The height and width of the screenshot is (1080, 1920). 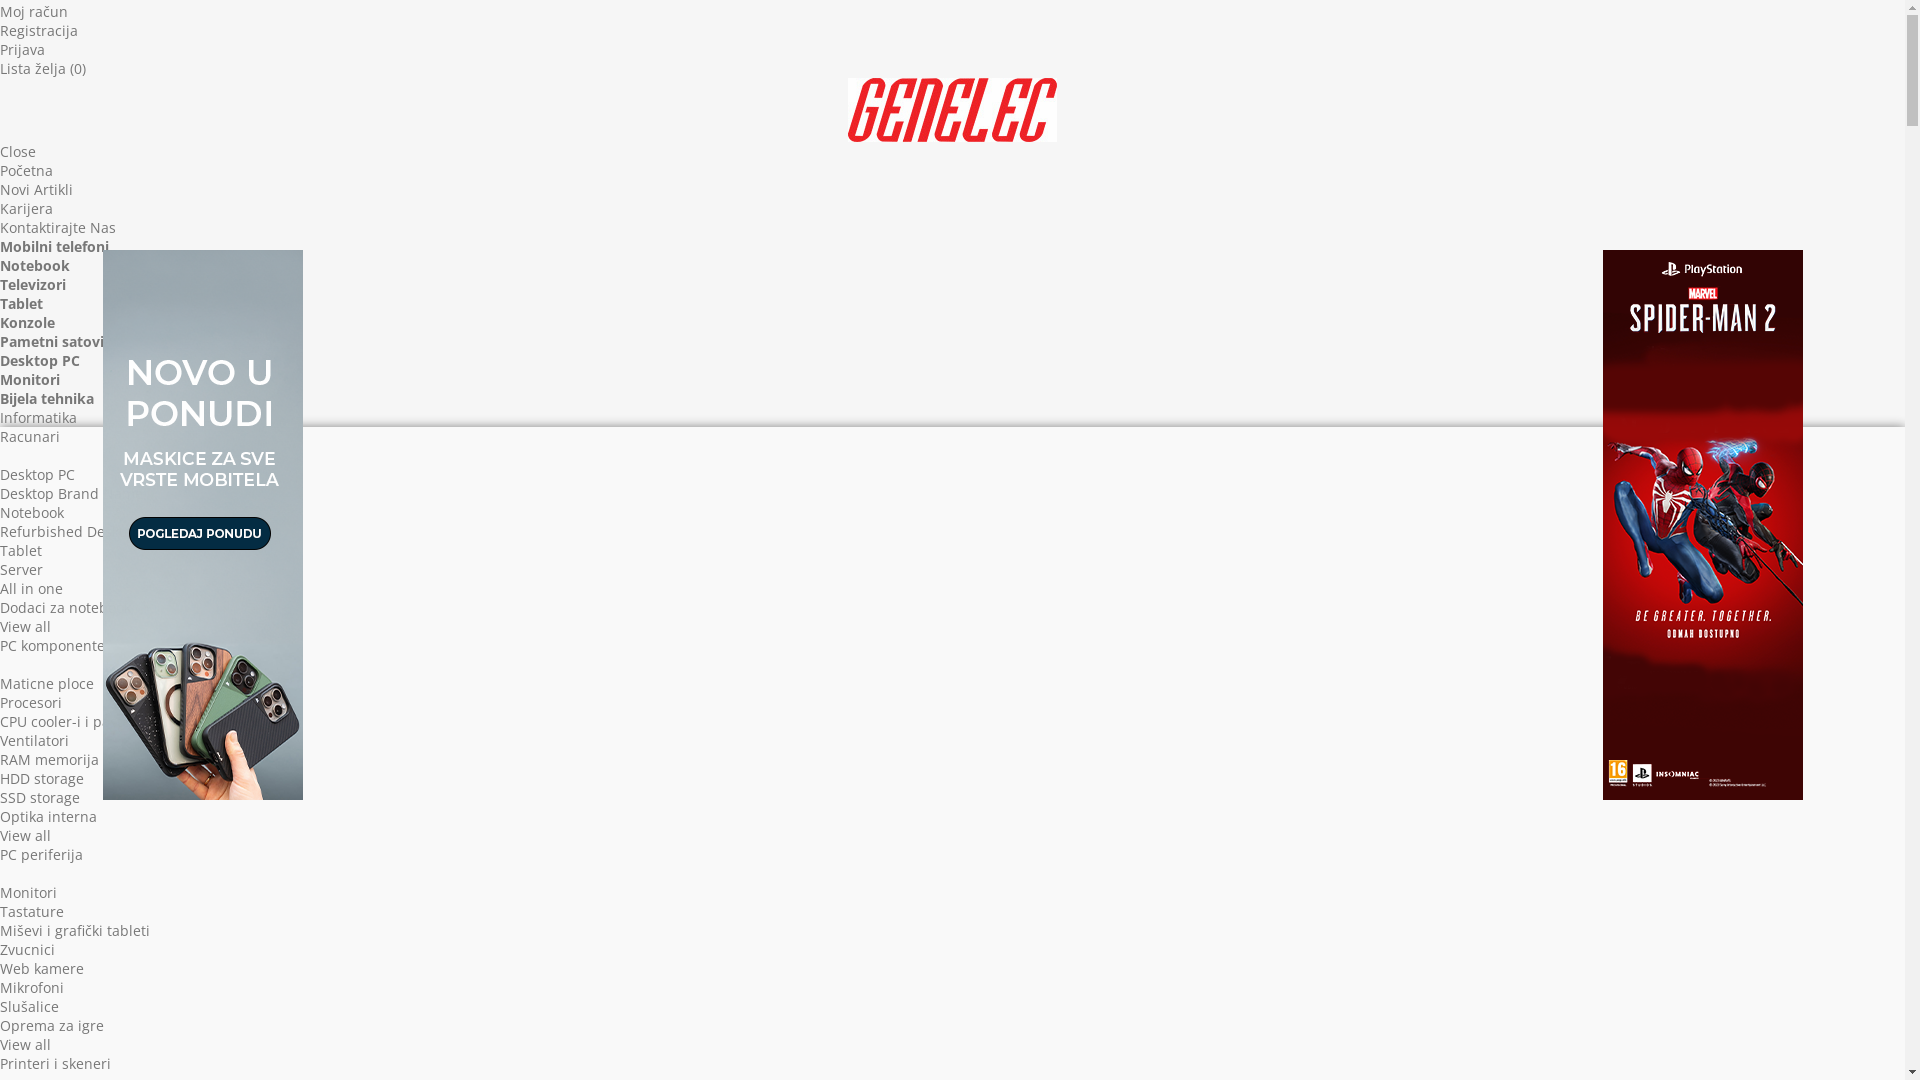 What do you see at coordinates (0, 435) in the screenshot?
I see `'Racunari'` at bounding box center [0, 435].